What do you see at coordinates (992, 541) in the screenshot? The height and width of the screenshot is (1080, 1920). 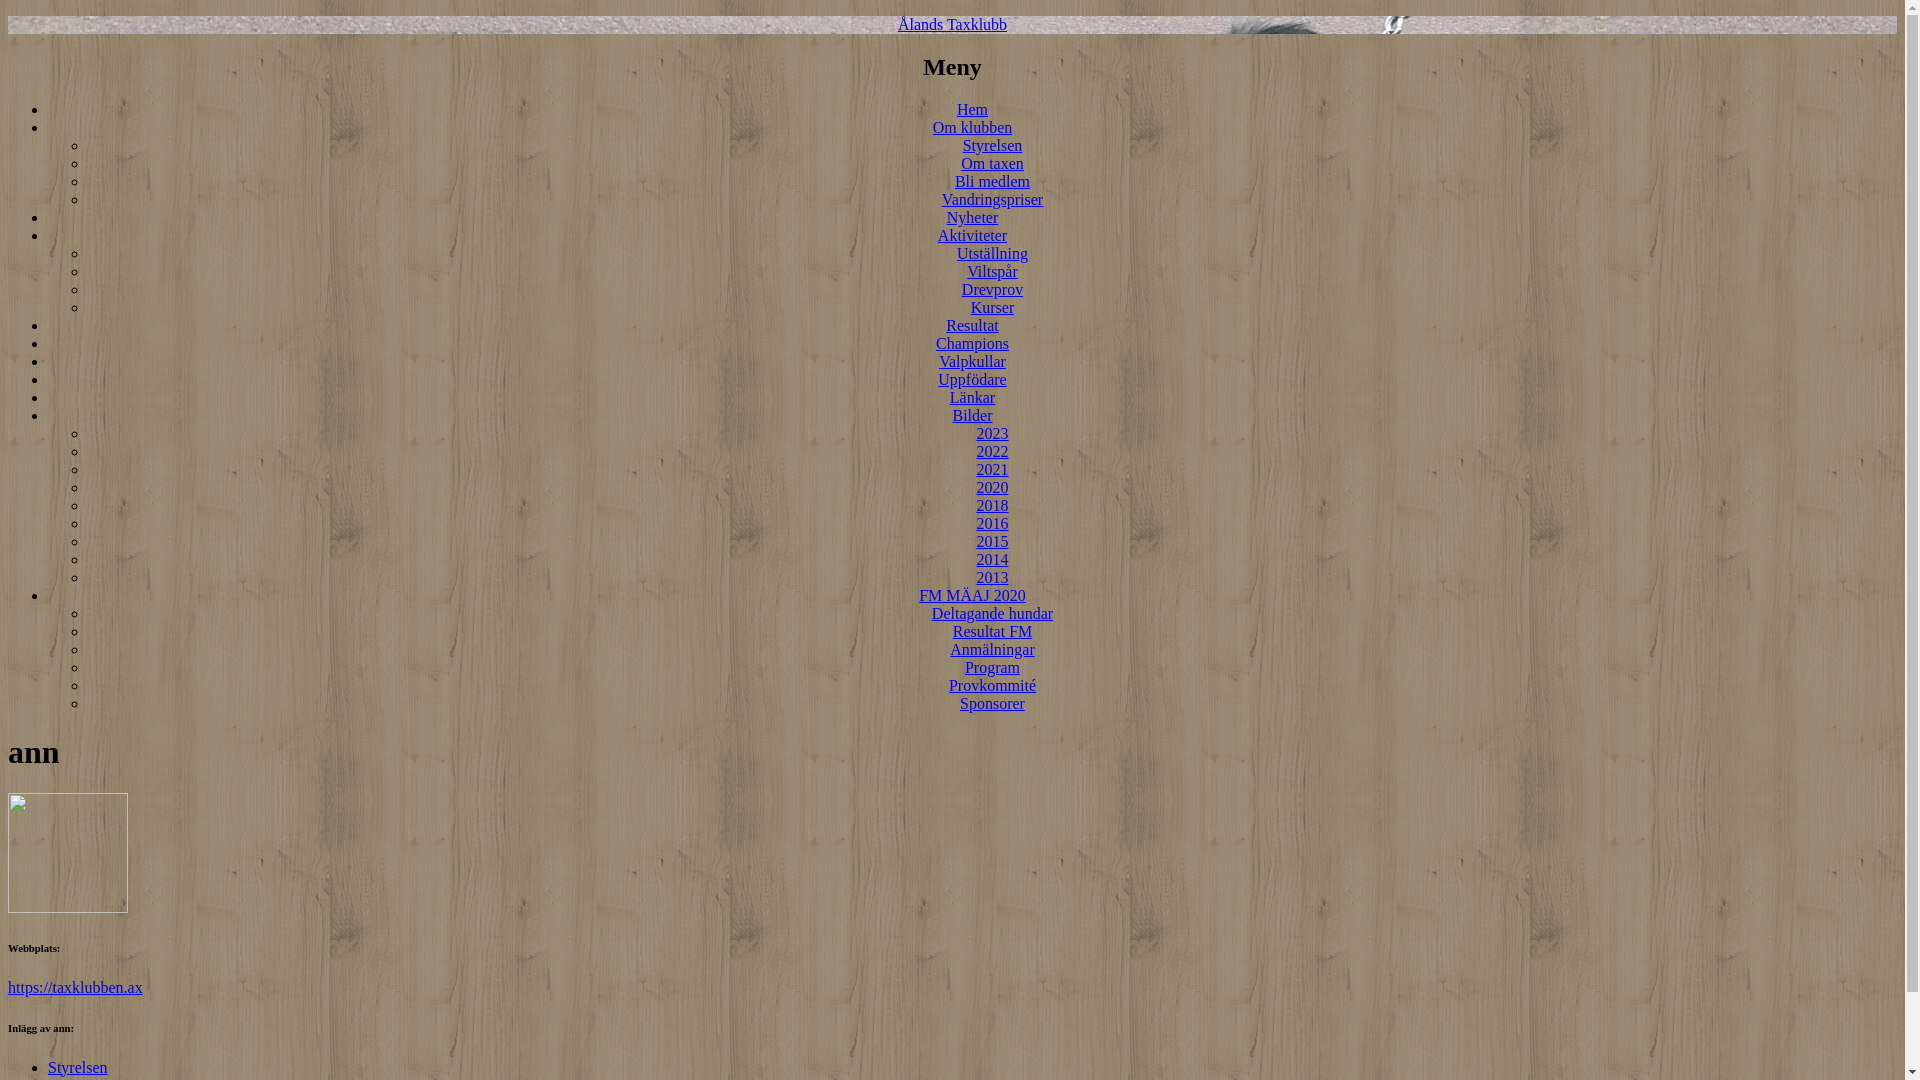 I see `'2015'` at bounding box center [992, 541].